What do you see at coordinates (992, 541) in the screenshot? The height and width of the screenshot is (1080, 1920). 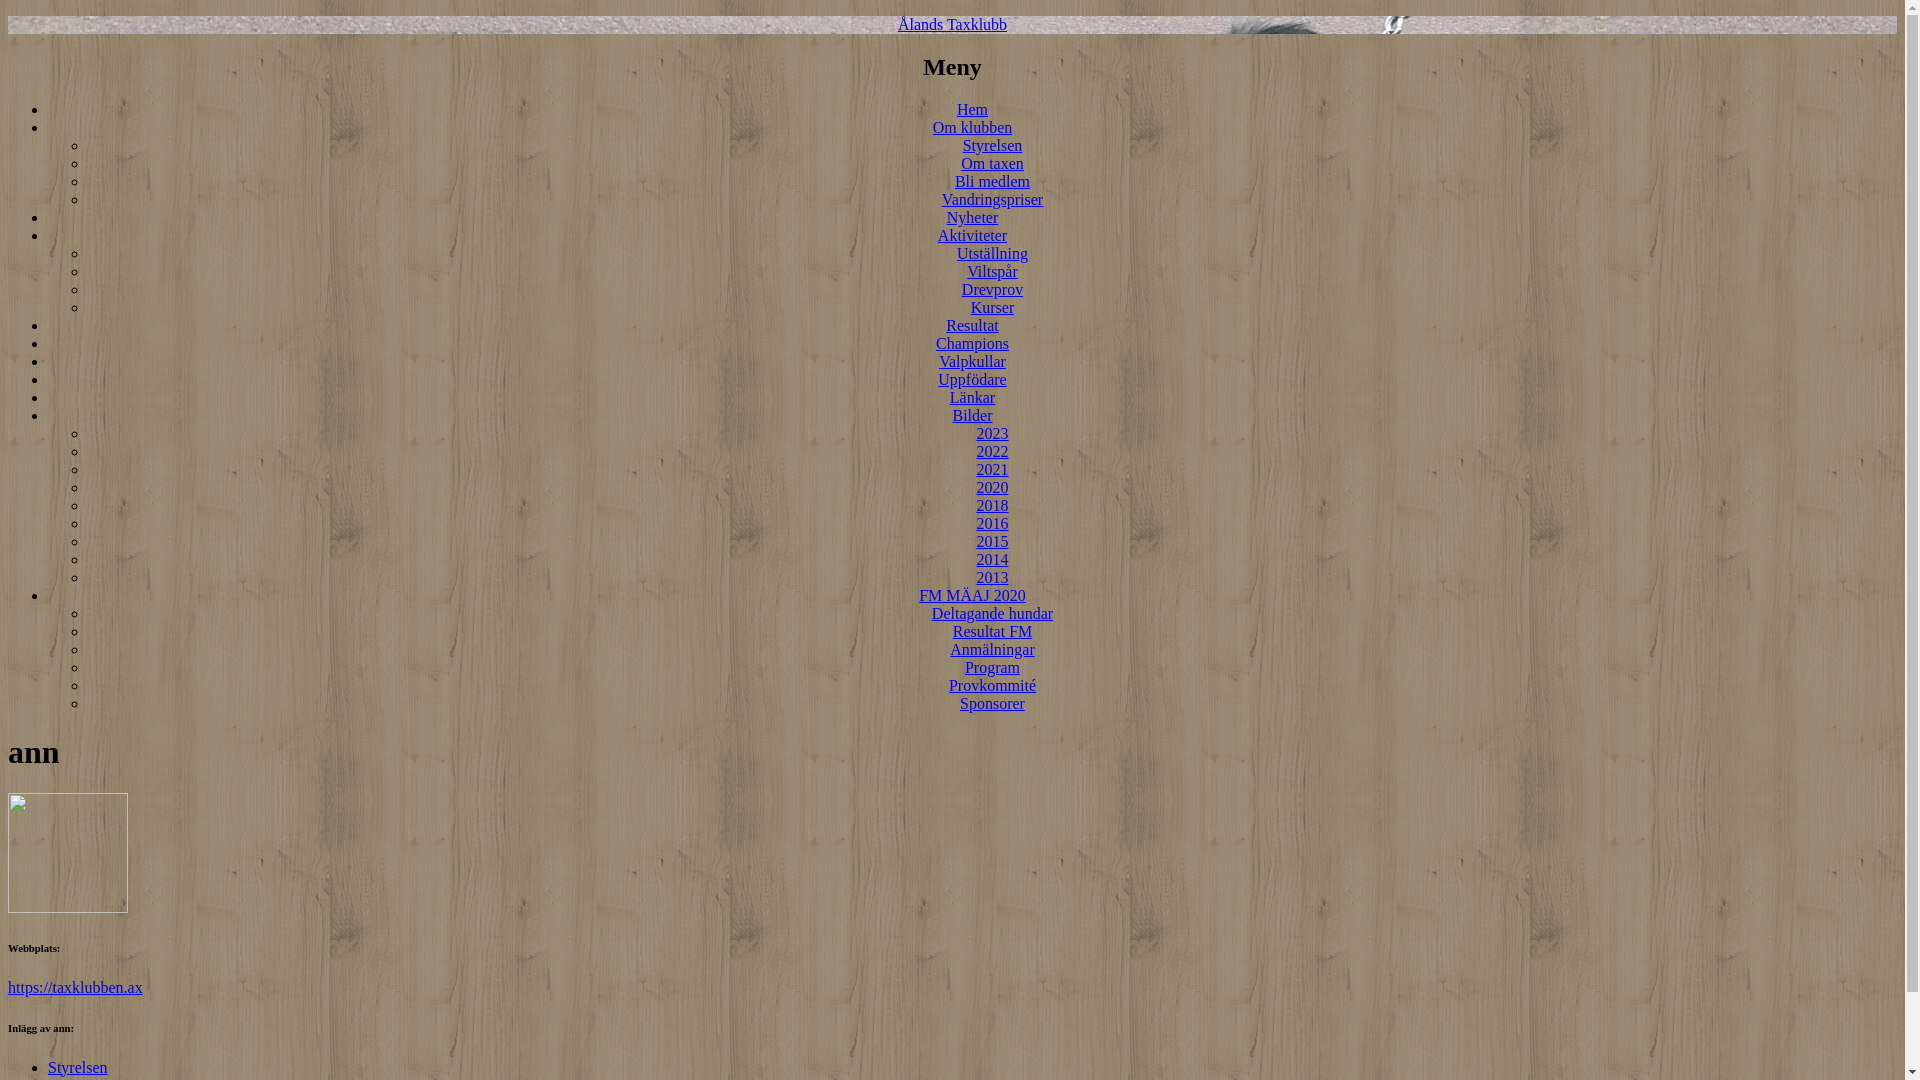 I see `'2015'` at bounding box center [992, 541].